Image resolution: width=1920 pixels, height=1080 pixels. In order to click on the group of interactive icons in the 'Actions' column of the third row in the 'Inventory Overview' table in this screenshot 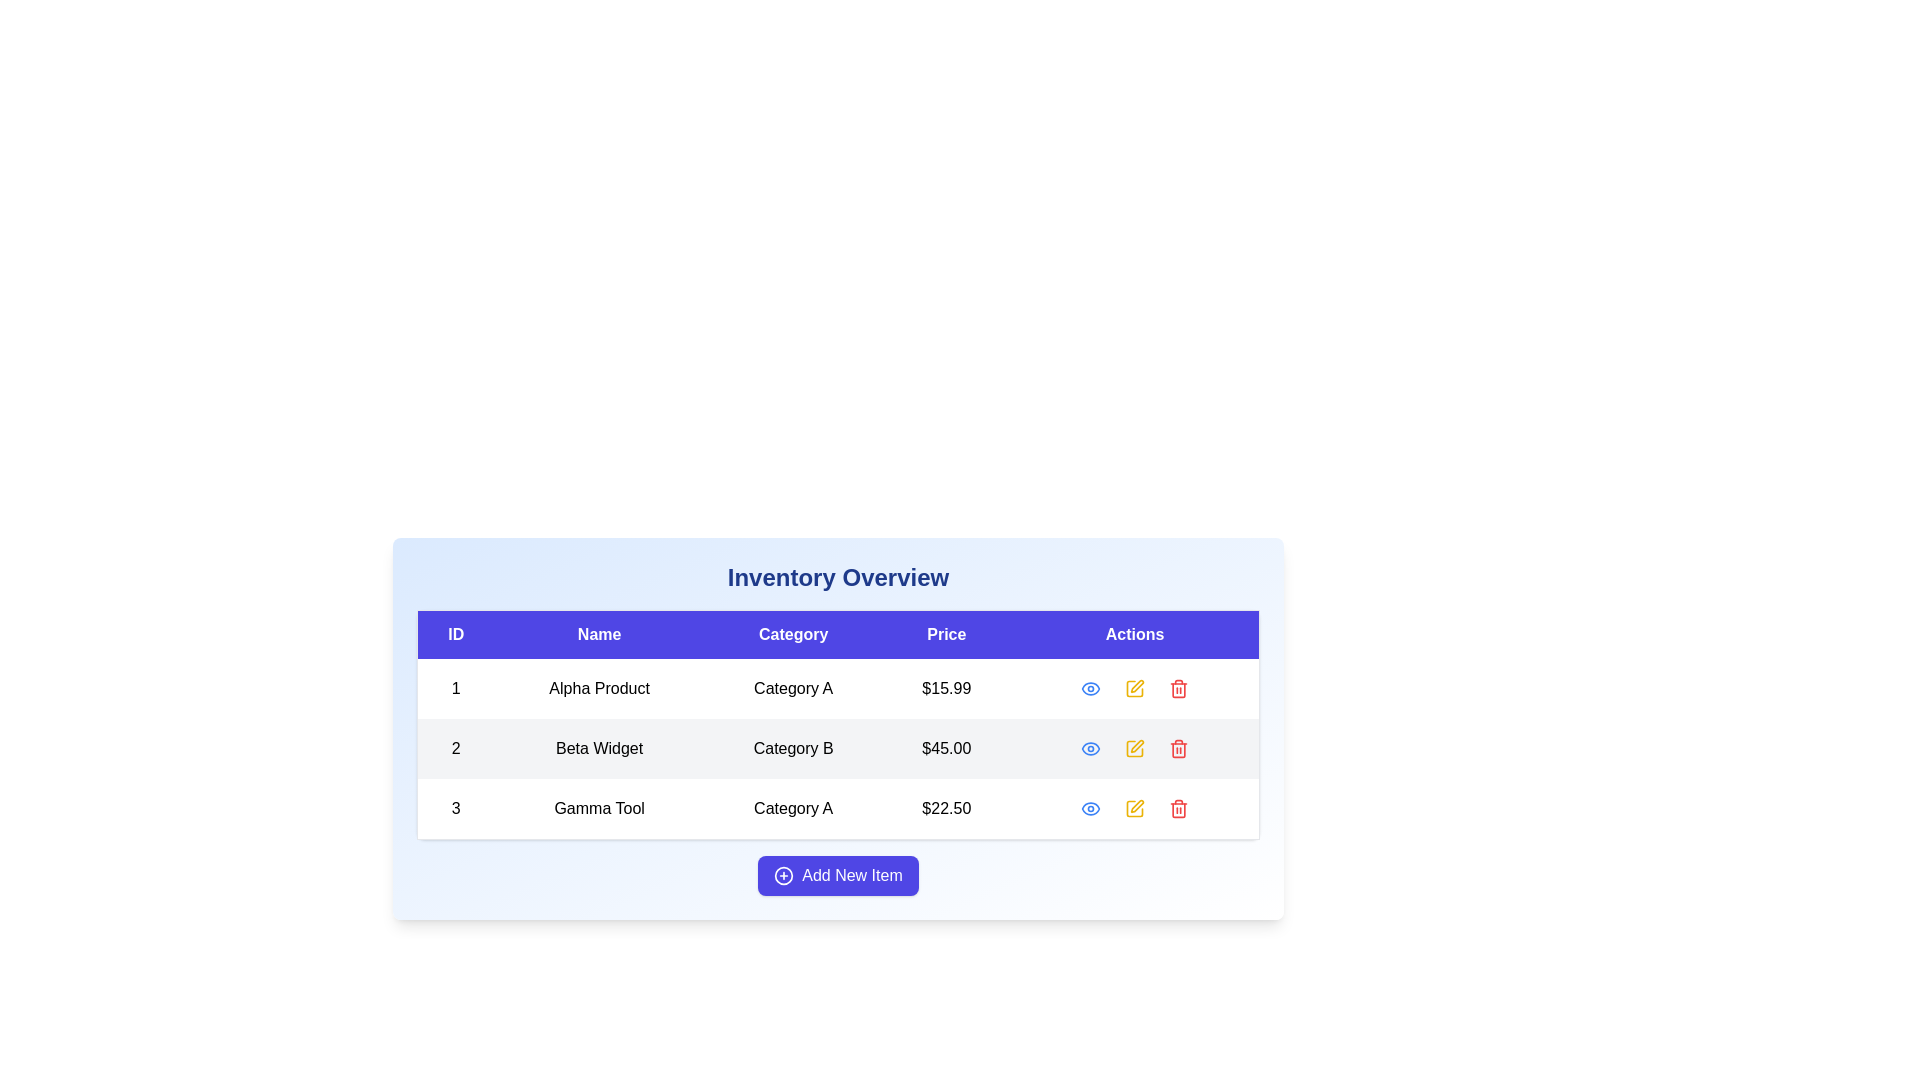, I will do `click(1135, 808)`.